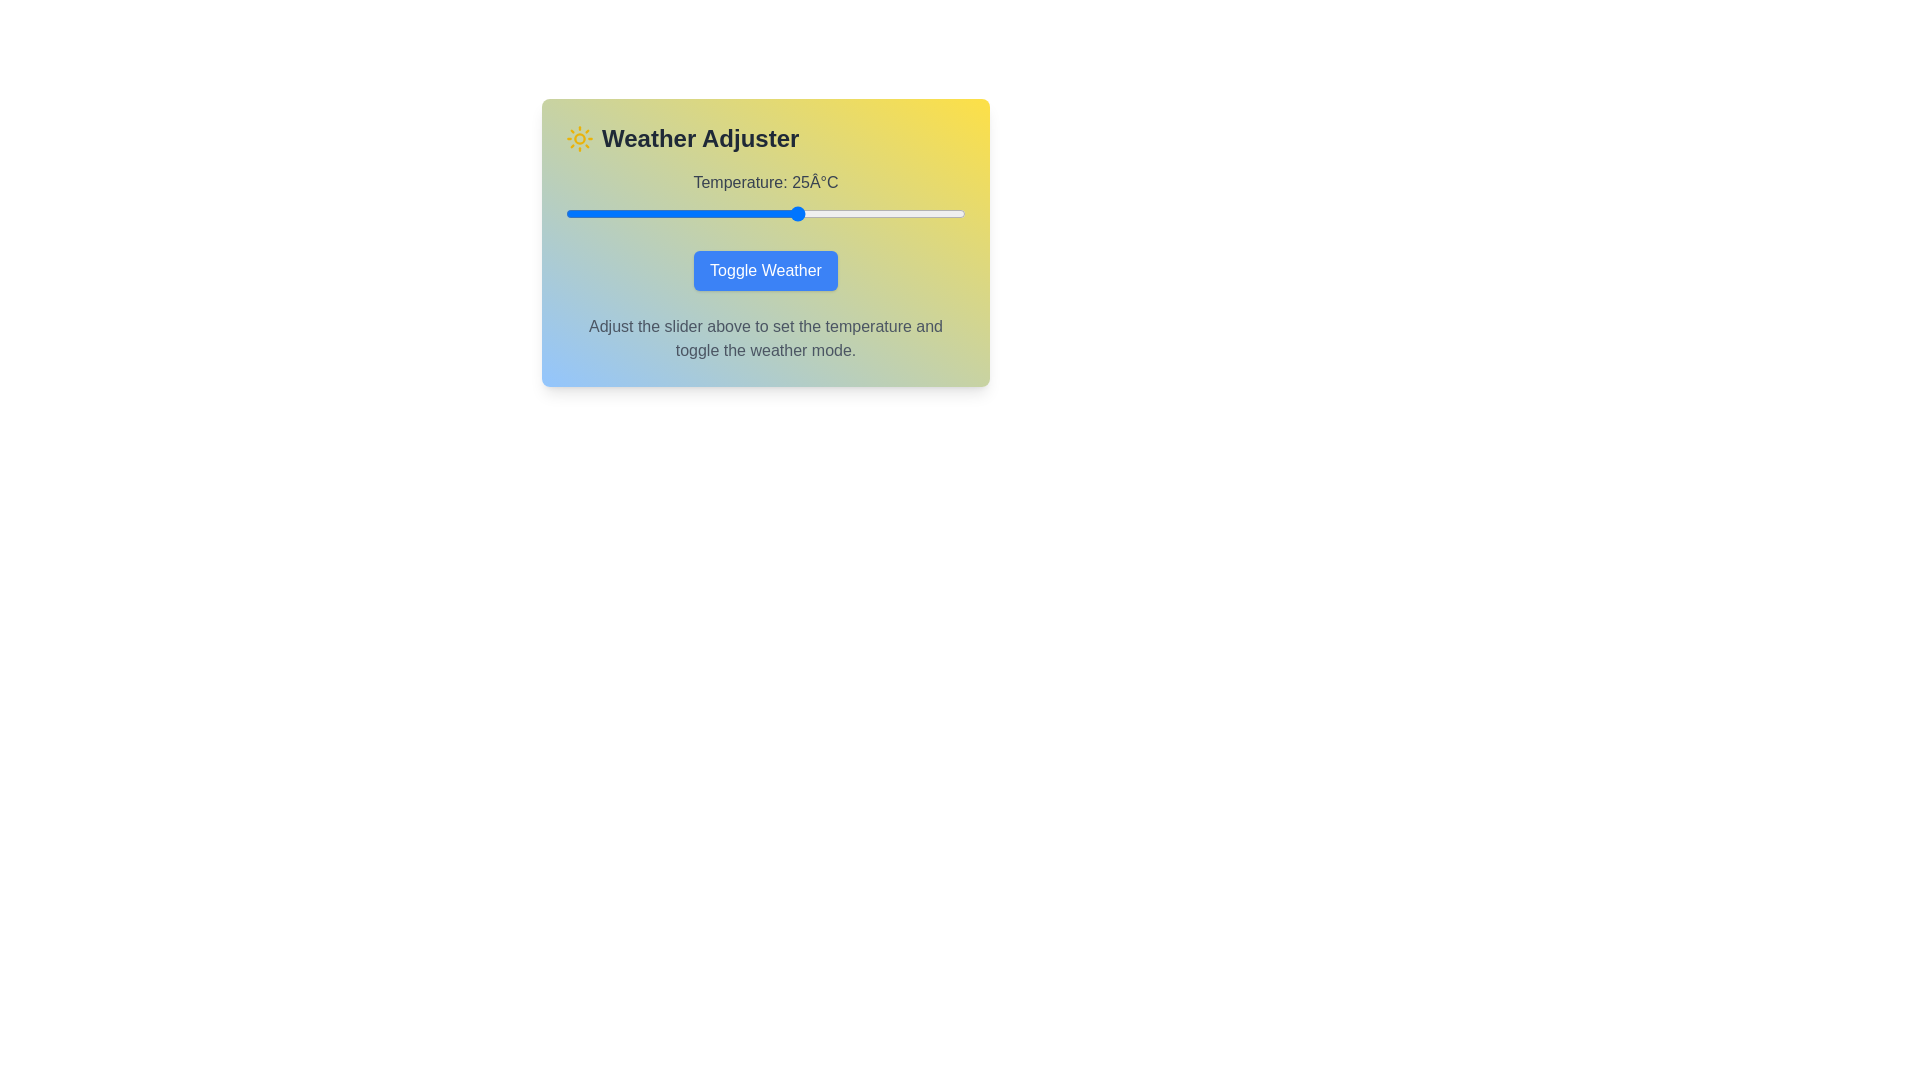  Describe the element at coordinates (744, 213) in the screenshot. I see `the temperature slider to set the temperature to 17°C` at that location.